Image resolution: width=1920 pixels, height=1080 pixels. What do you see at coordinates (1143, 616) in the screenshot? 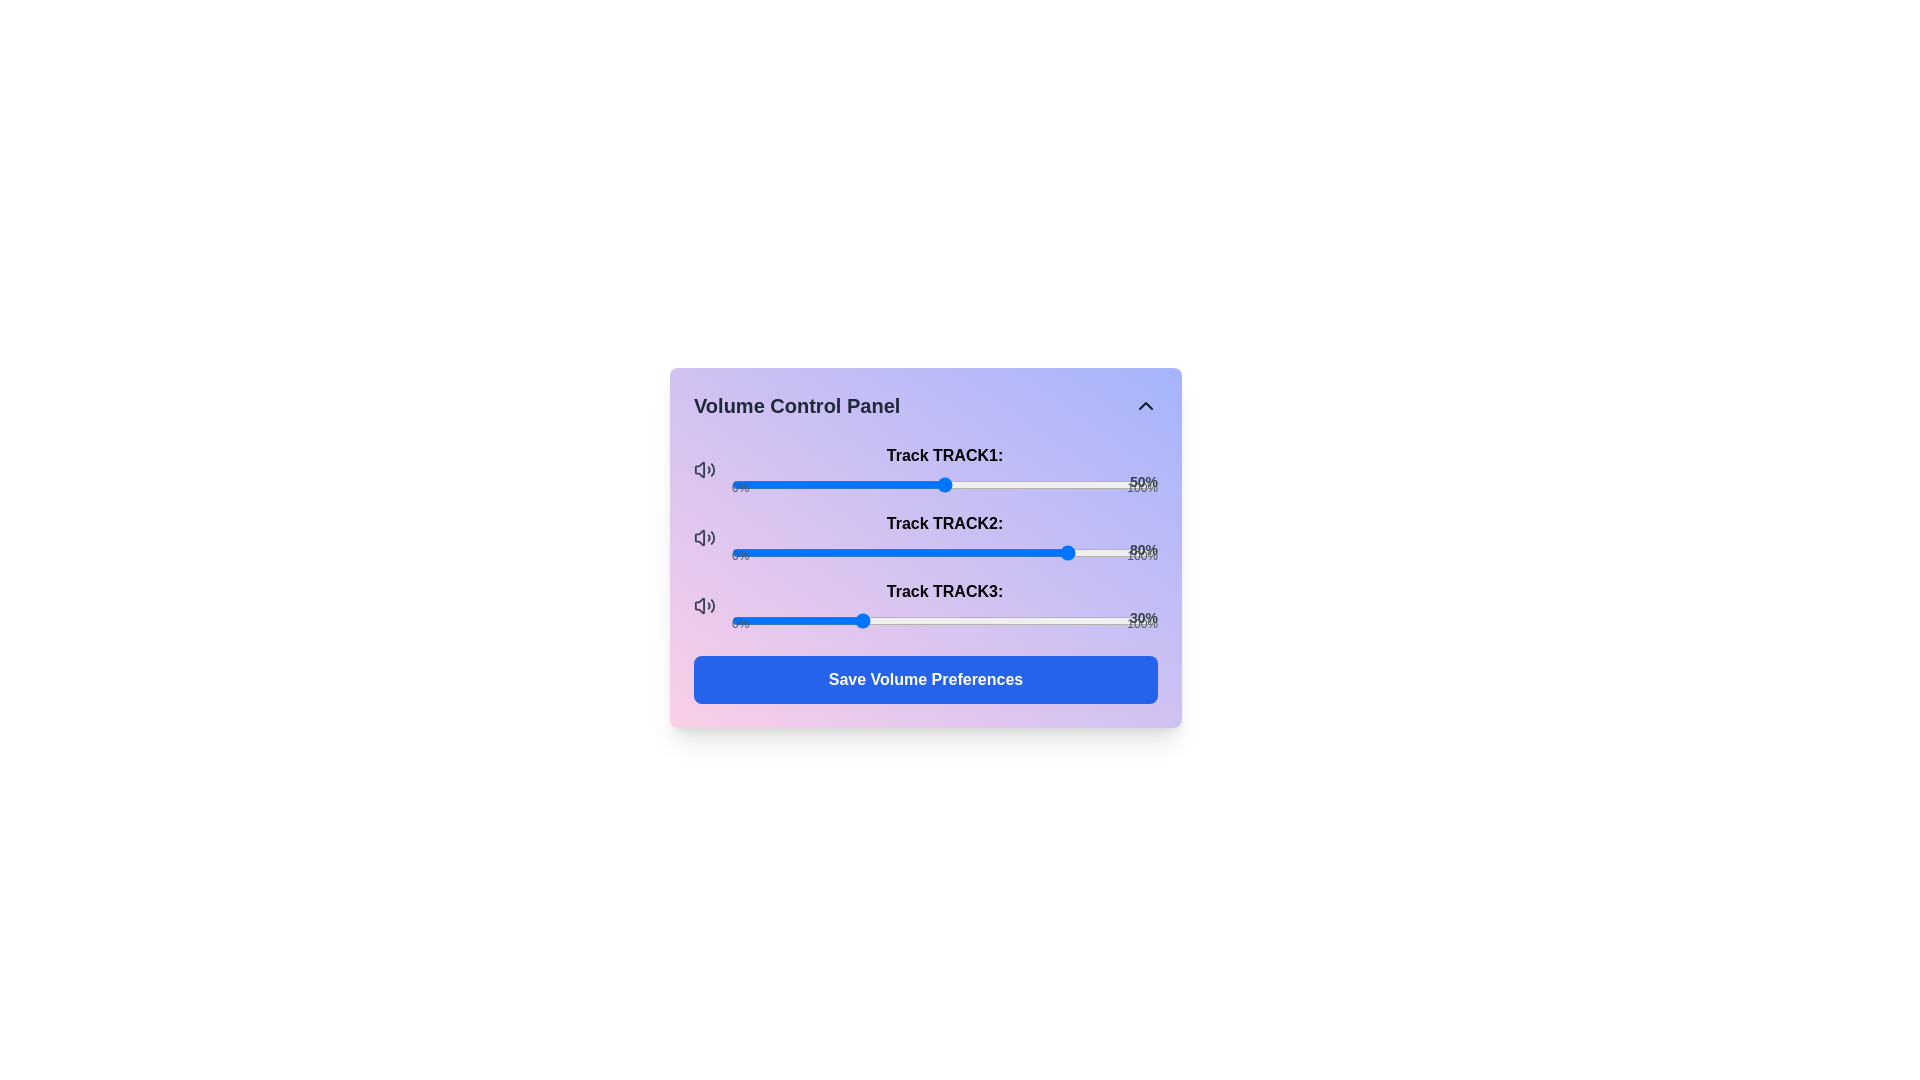
I see `the Text Label that displays the current percentage value (30%) for the slider associated with 'Track TRACK3:', located at the far right end of the slider, above the 'Save Volume Preferences' button` at bounding box center [1143, 616].